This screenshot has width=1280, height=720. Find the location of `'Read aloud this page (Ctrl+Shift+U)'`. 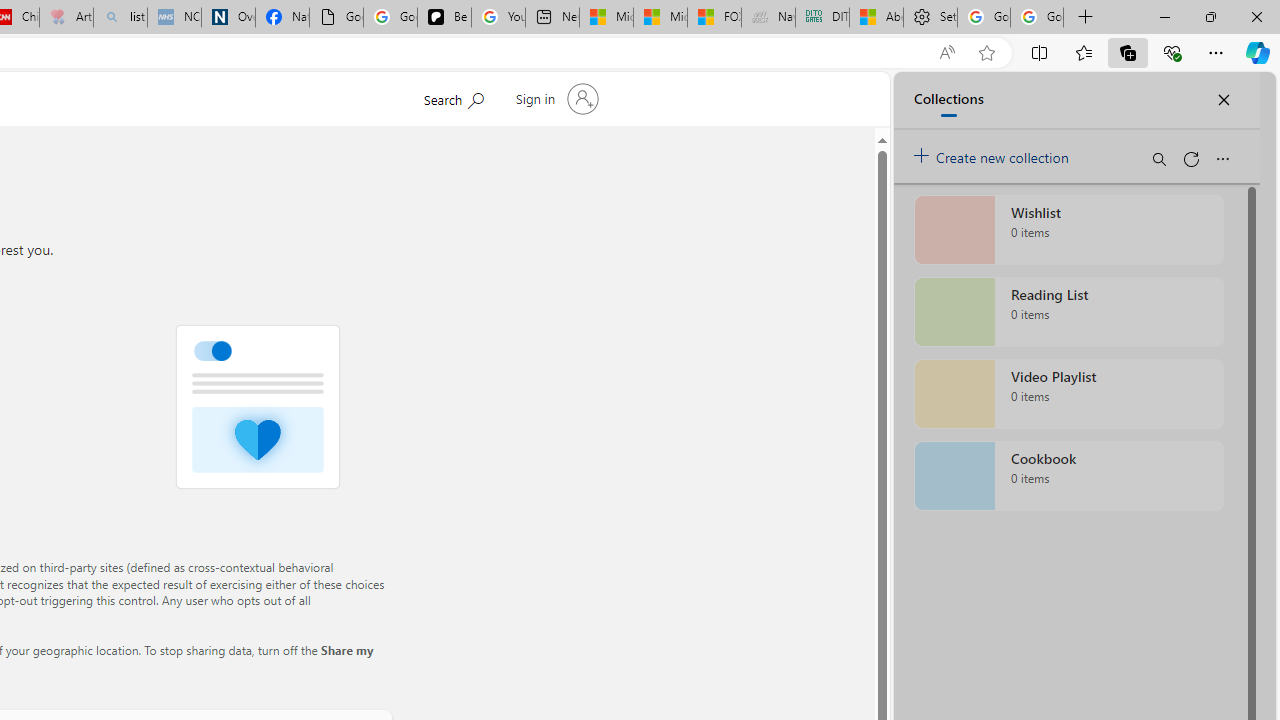

'Read aloud this page (Ctrl+Shift+U)' is located at coordinates (945, 52).